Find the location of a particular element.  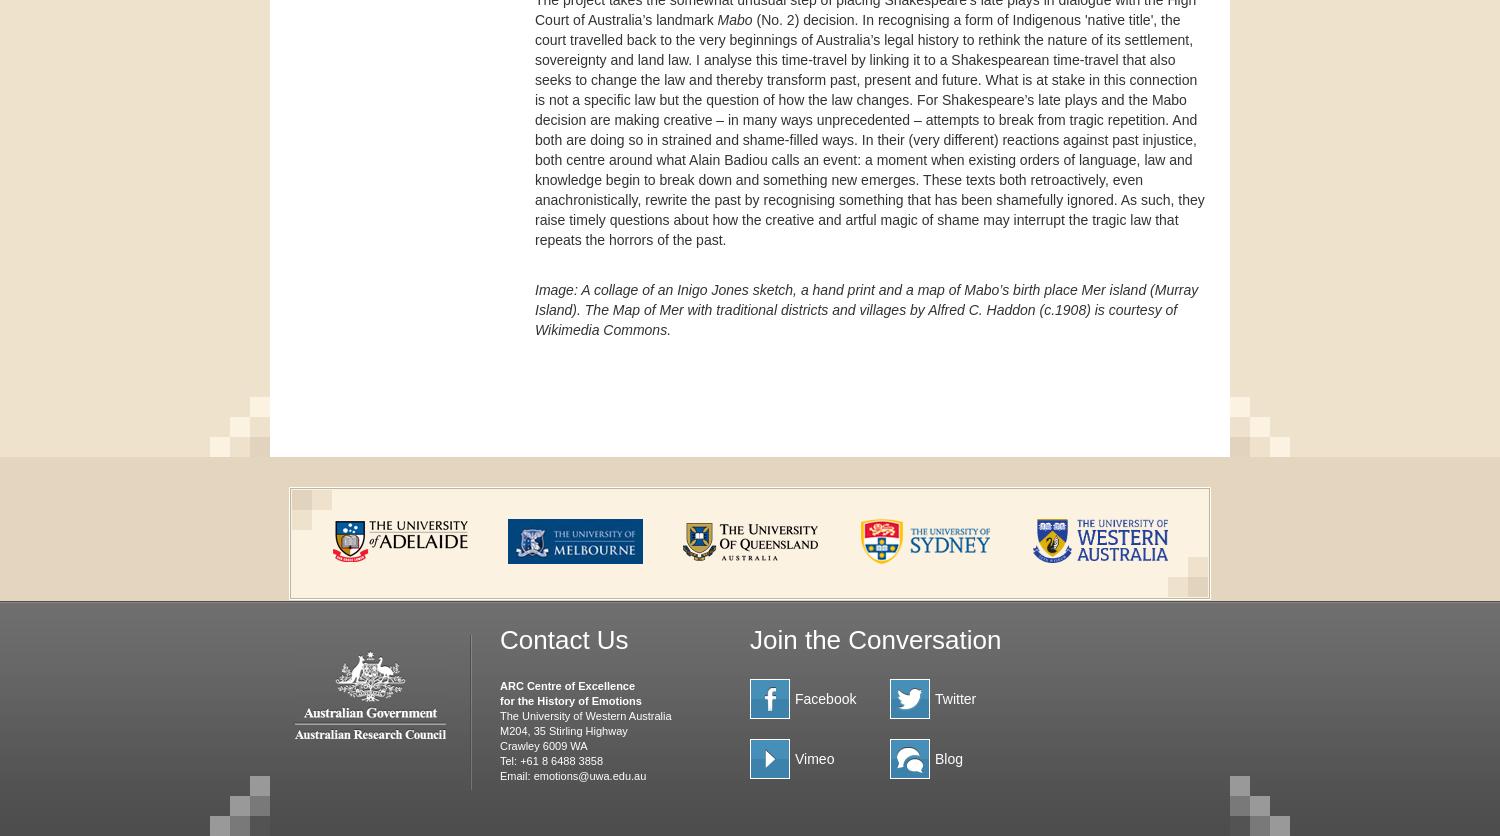

'Crawley 6009 WA' is located at coordinates (498, 743).